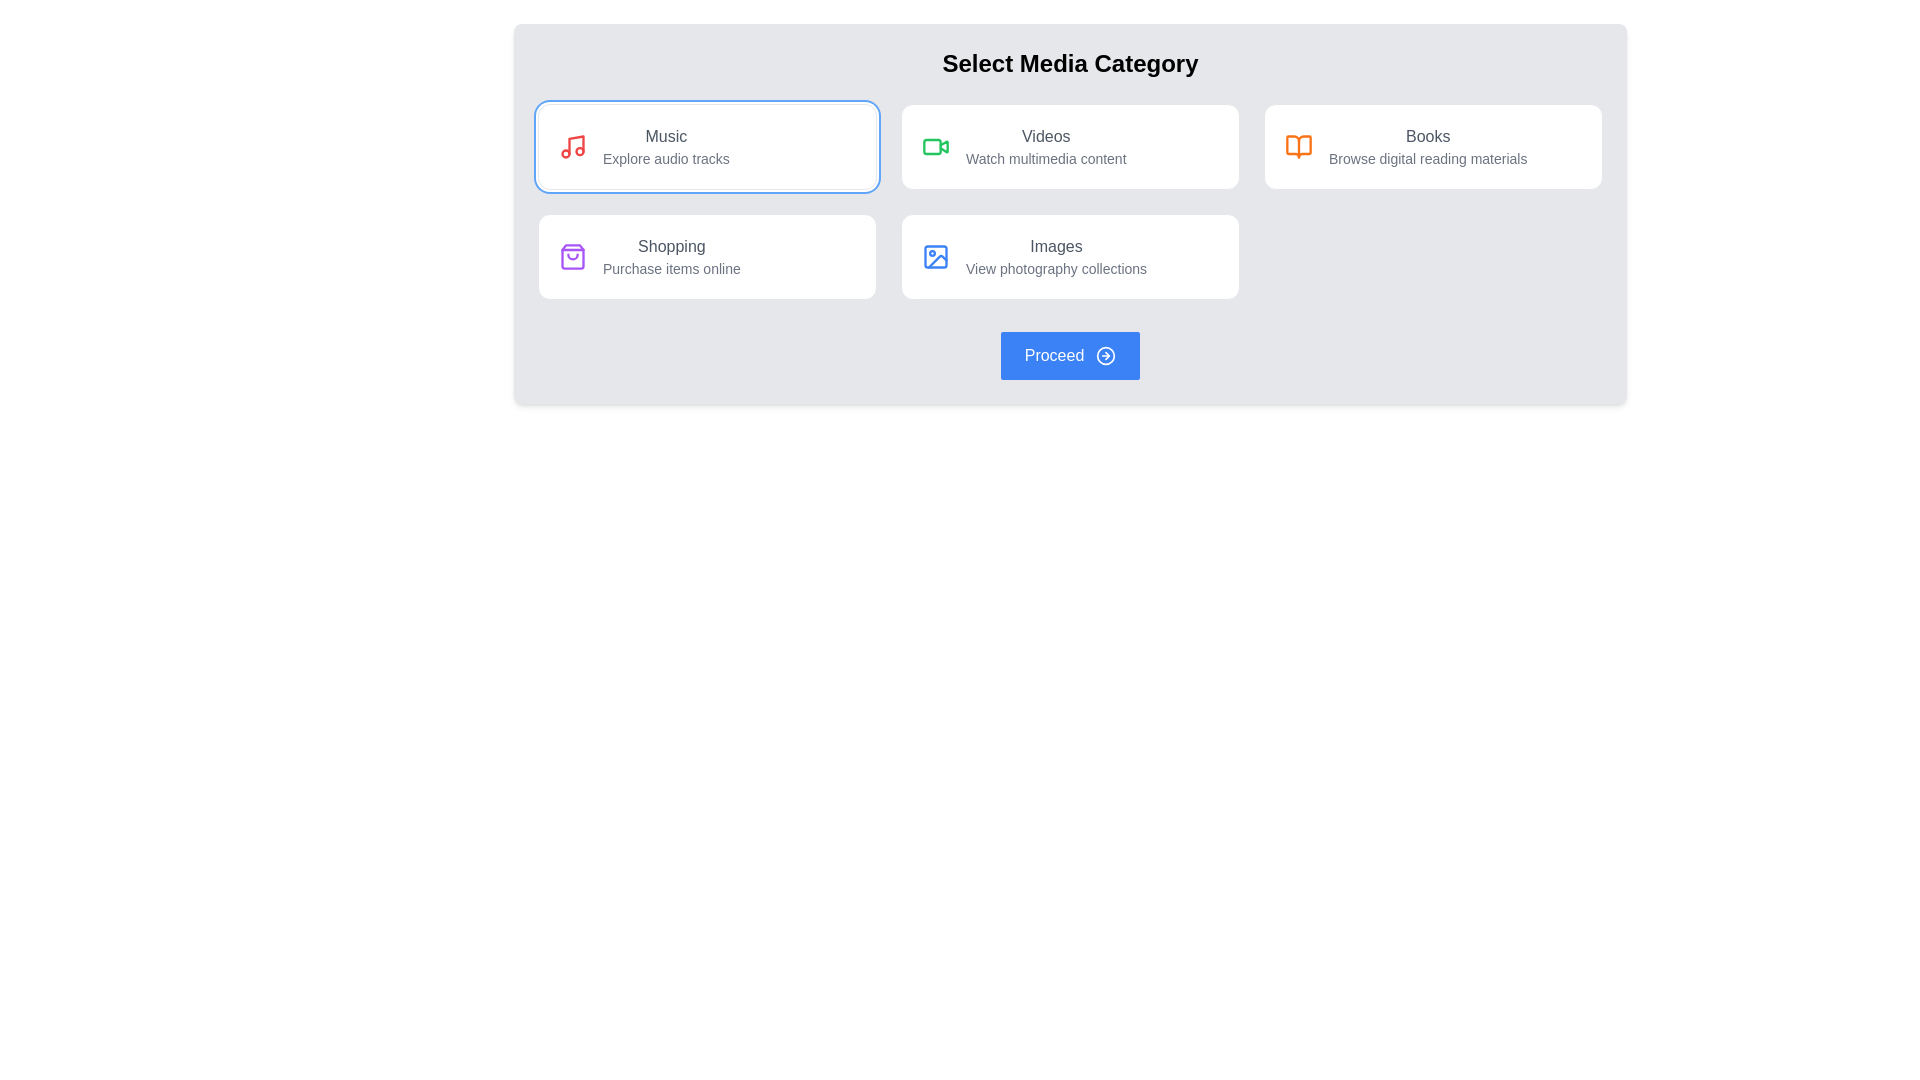  What do you see at coordinates (571, 145) in the screenshot?
I see `the 'Music' category icon located in the top-left quadrant of the media selection interface, which is inside a card labeled 'Music' with the subtext 'Explore audio tracks'` at bounding box center [571, 145].